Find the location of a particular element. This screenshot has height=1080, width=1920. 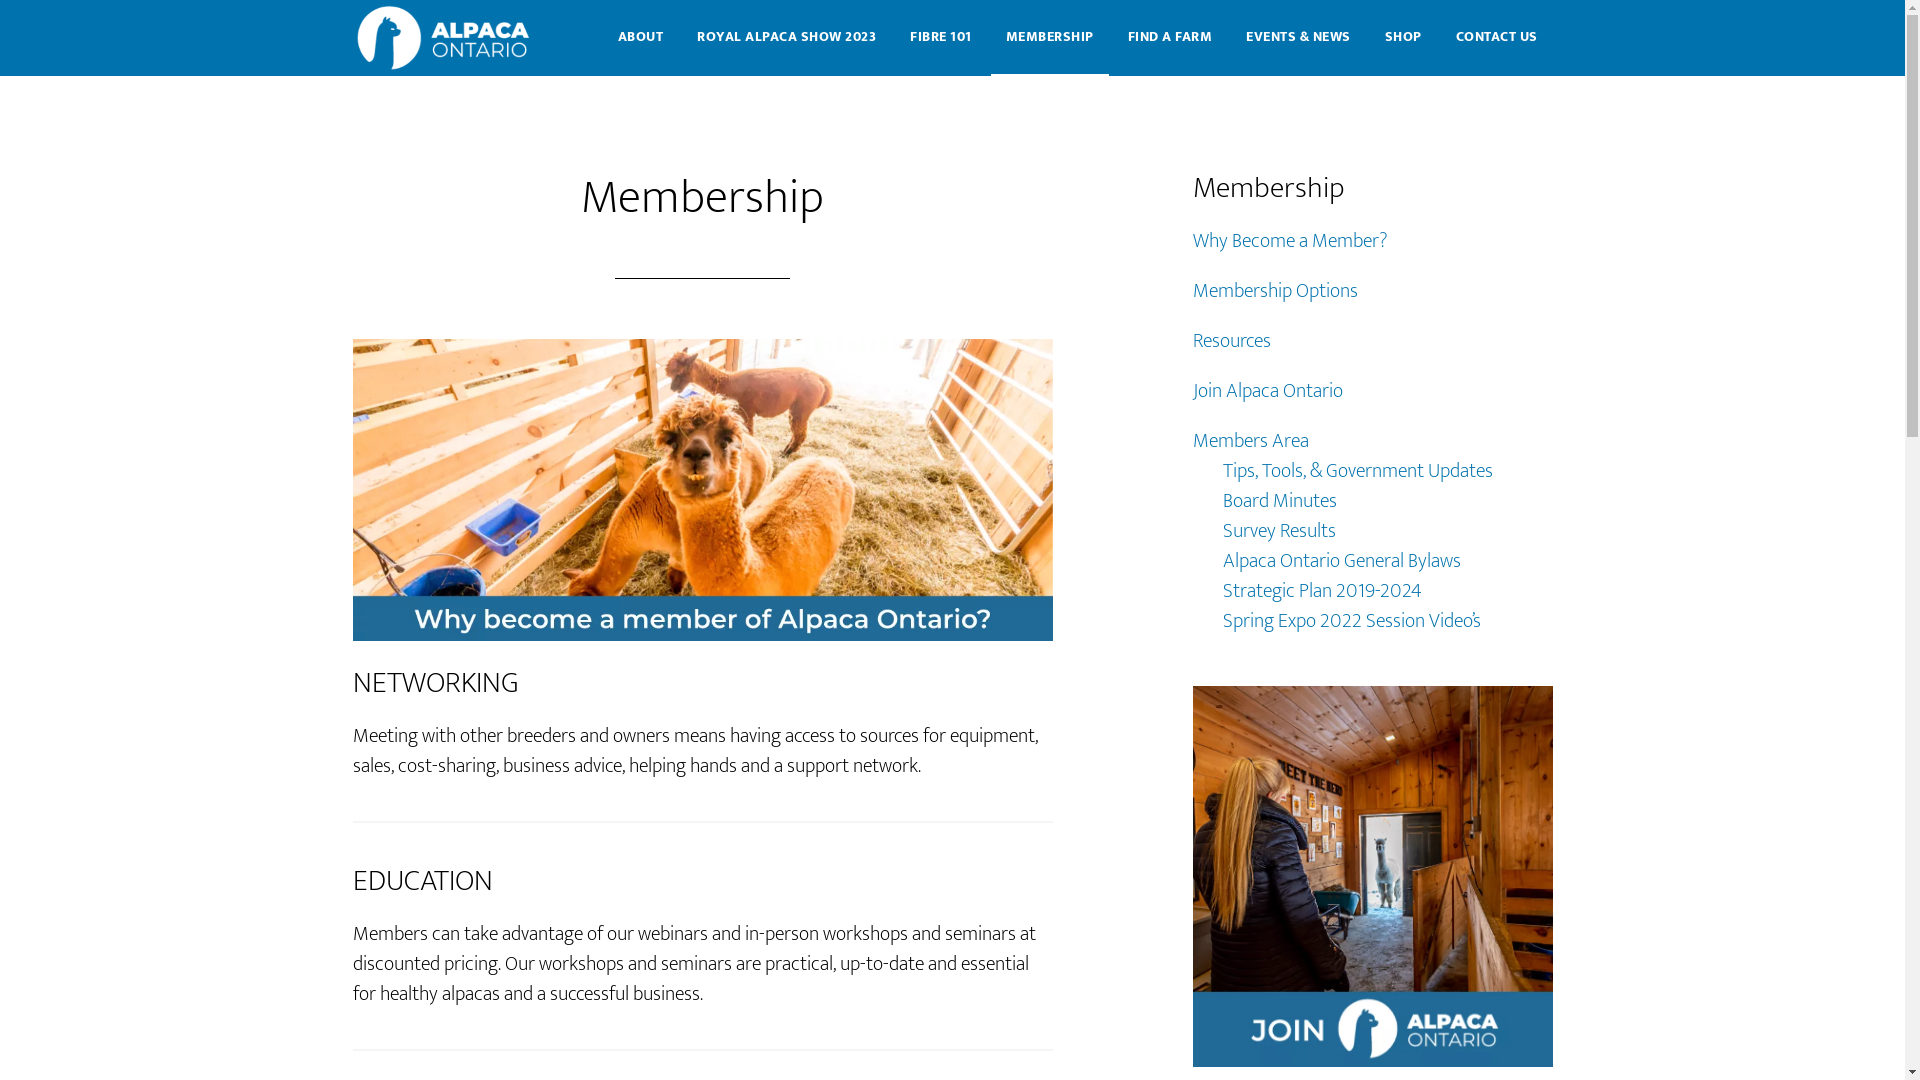

'ABOUT' is located at coordinates (638, 38).